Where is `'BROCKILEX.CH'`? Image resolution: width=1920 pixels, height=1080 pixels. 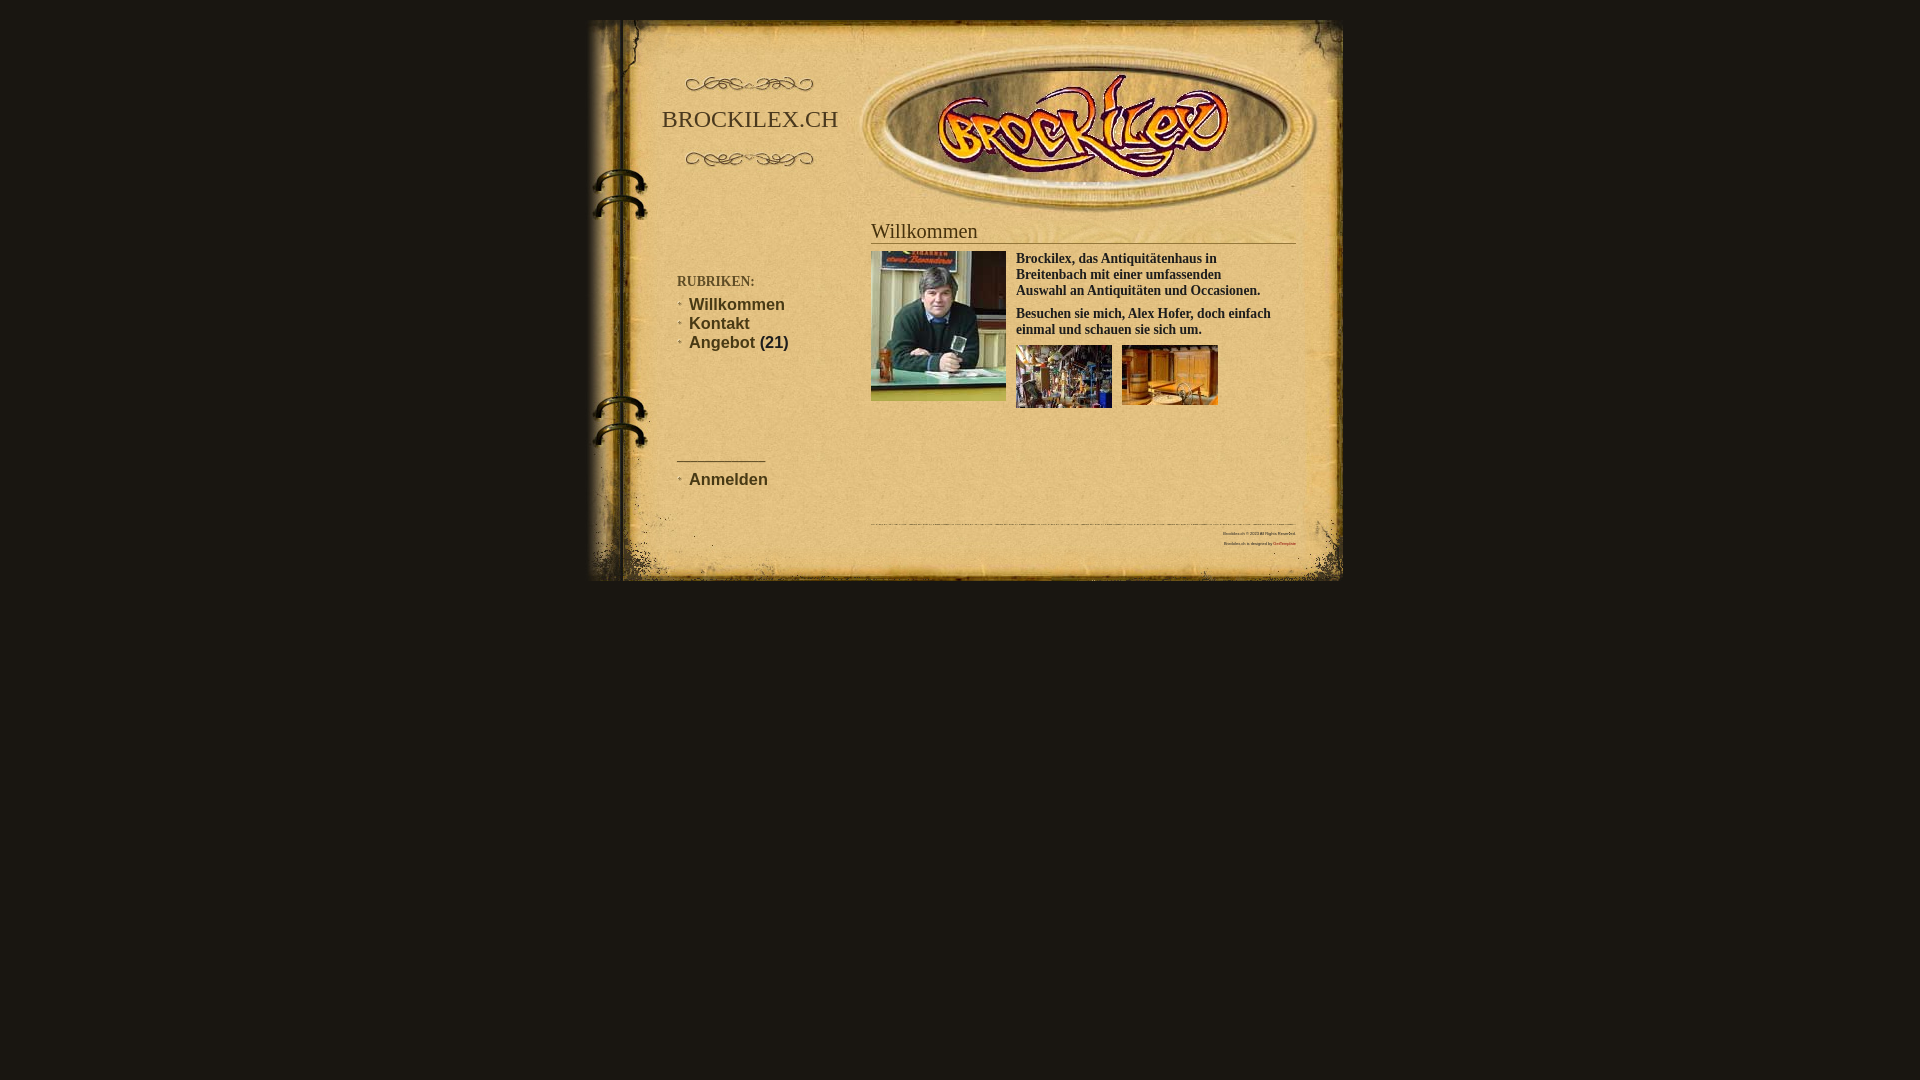
'BROCKILEX.CH' is located at coordinates (748, 119).